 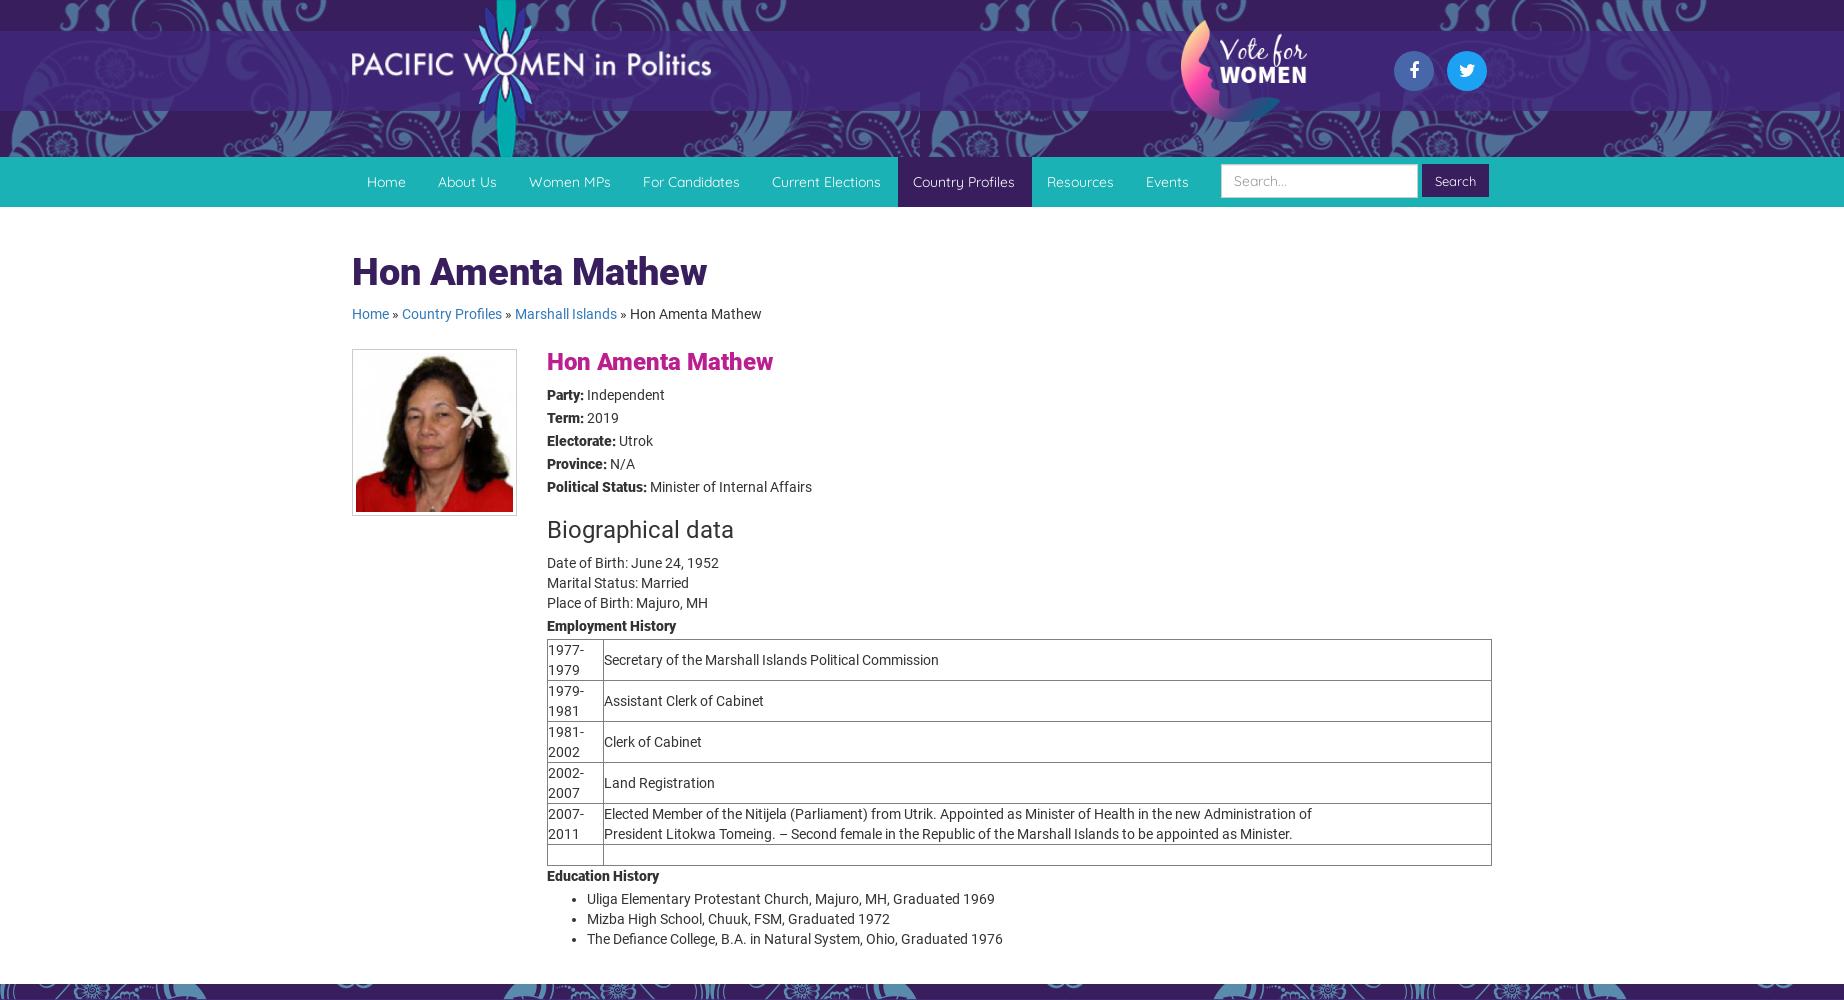 What do you see at coordinates (715, 899) in the screenshot?
I see `'Elementary Protestant Church,'` at bounding box center [715, 899].